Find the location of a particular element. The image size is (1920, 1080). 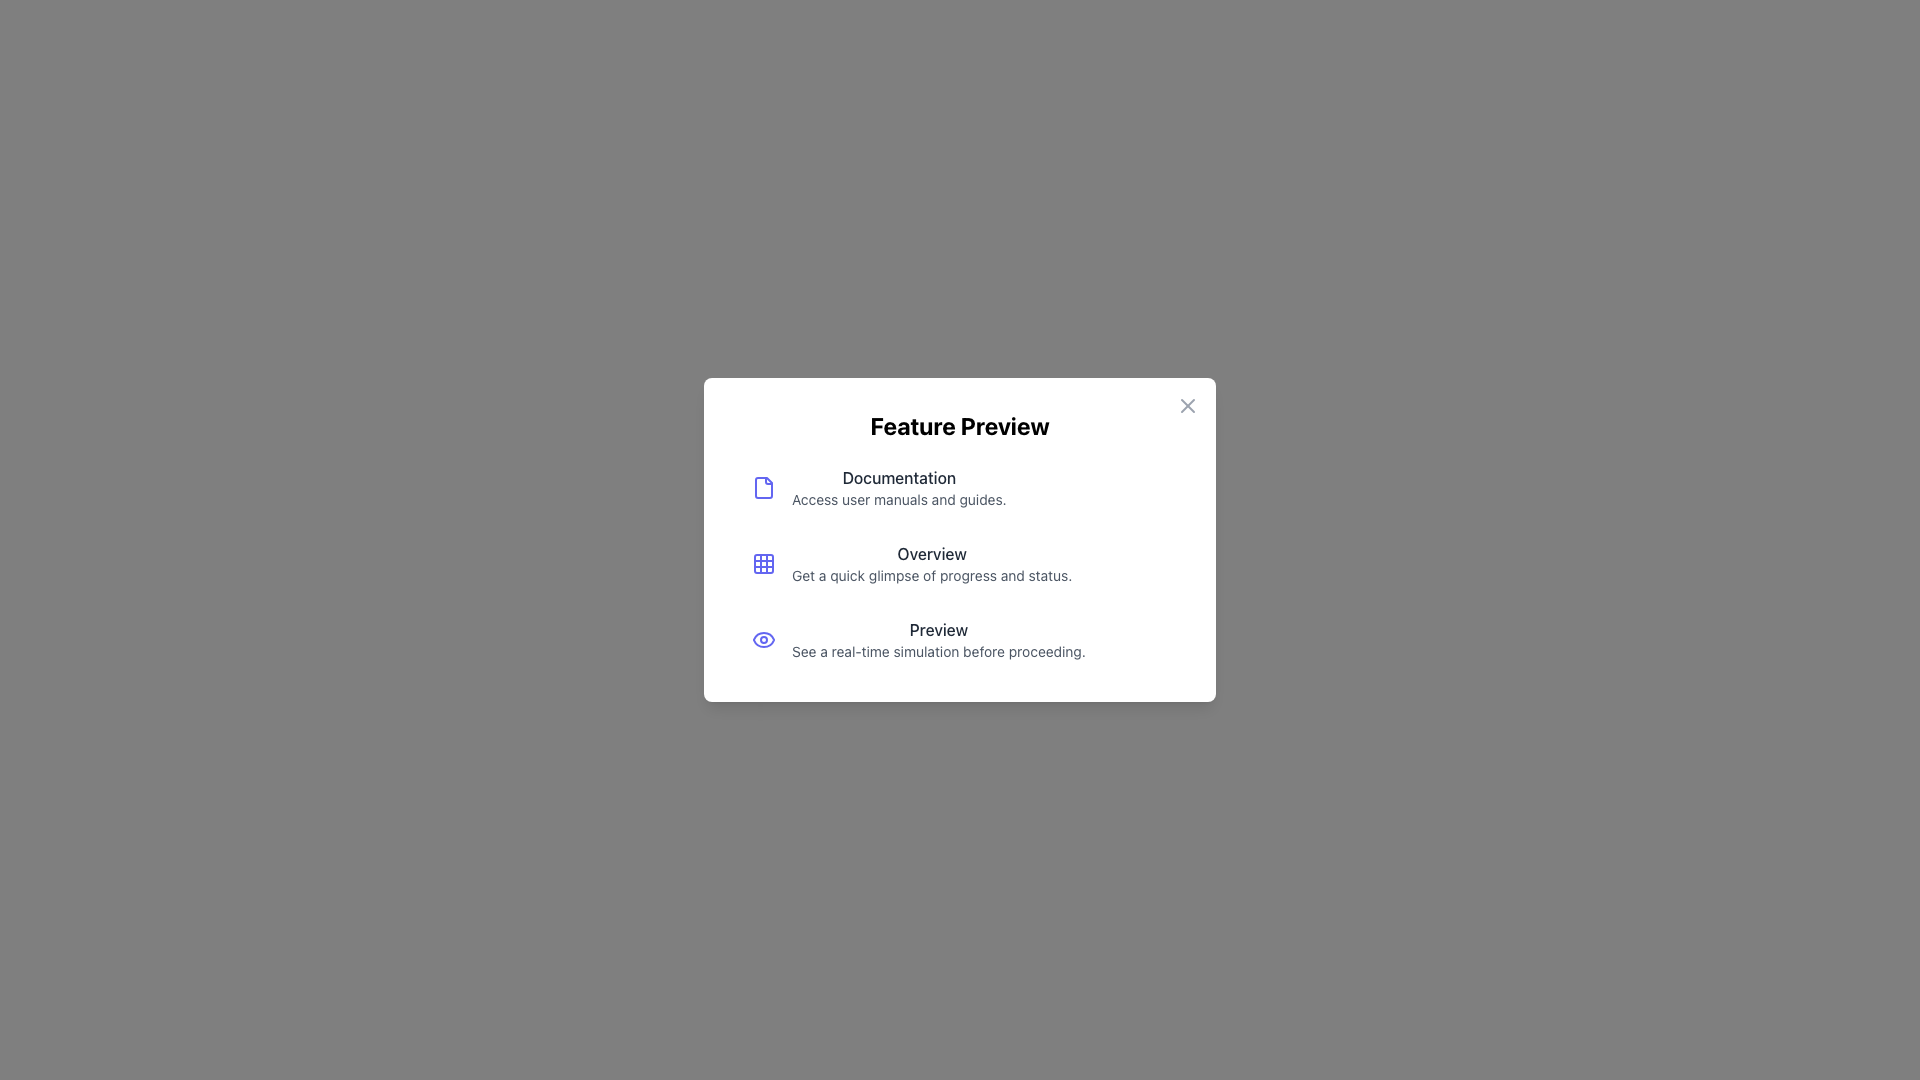

the third item in the vertical list within the modal dialog box is located at coordinates (960, 640).